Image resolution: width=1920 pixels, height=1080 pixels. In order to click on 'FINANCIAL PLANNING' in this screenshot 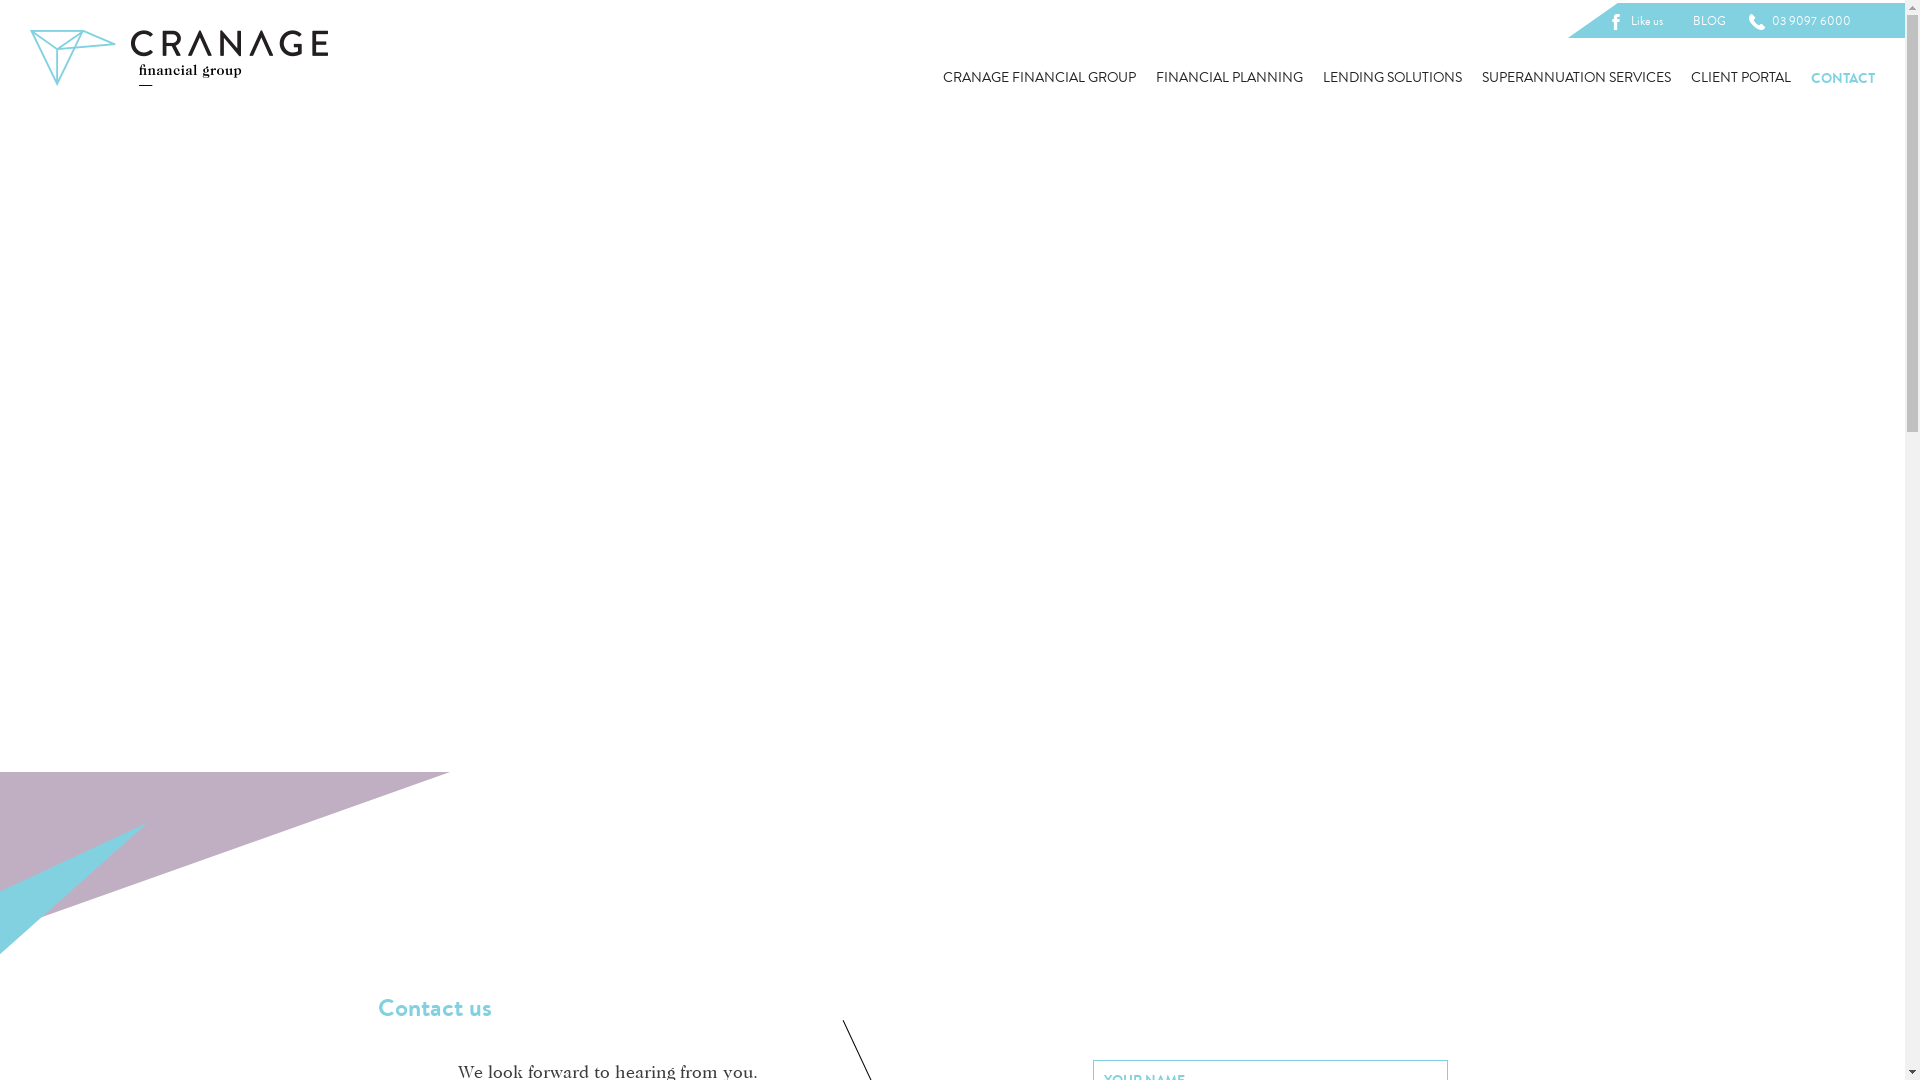, I will do `click(1156, 77)`.